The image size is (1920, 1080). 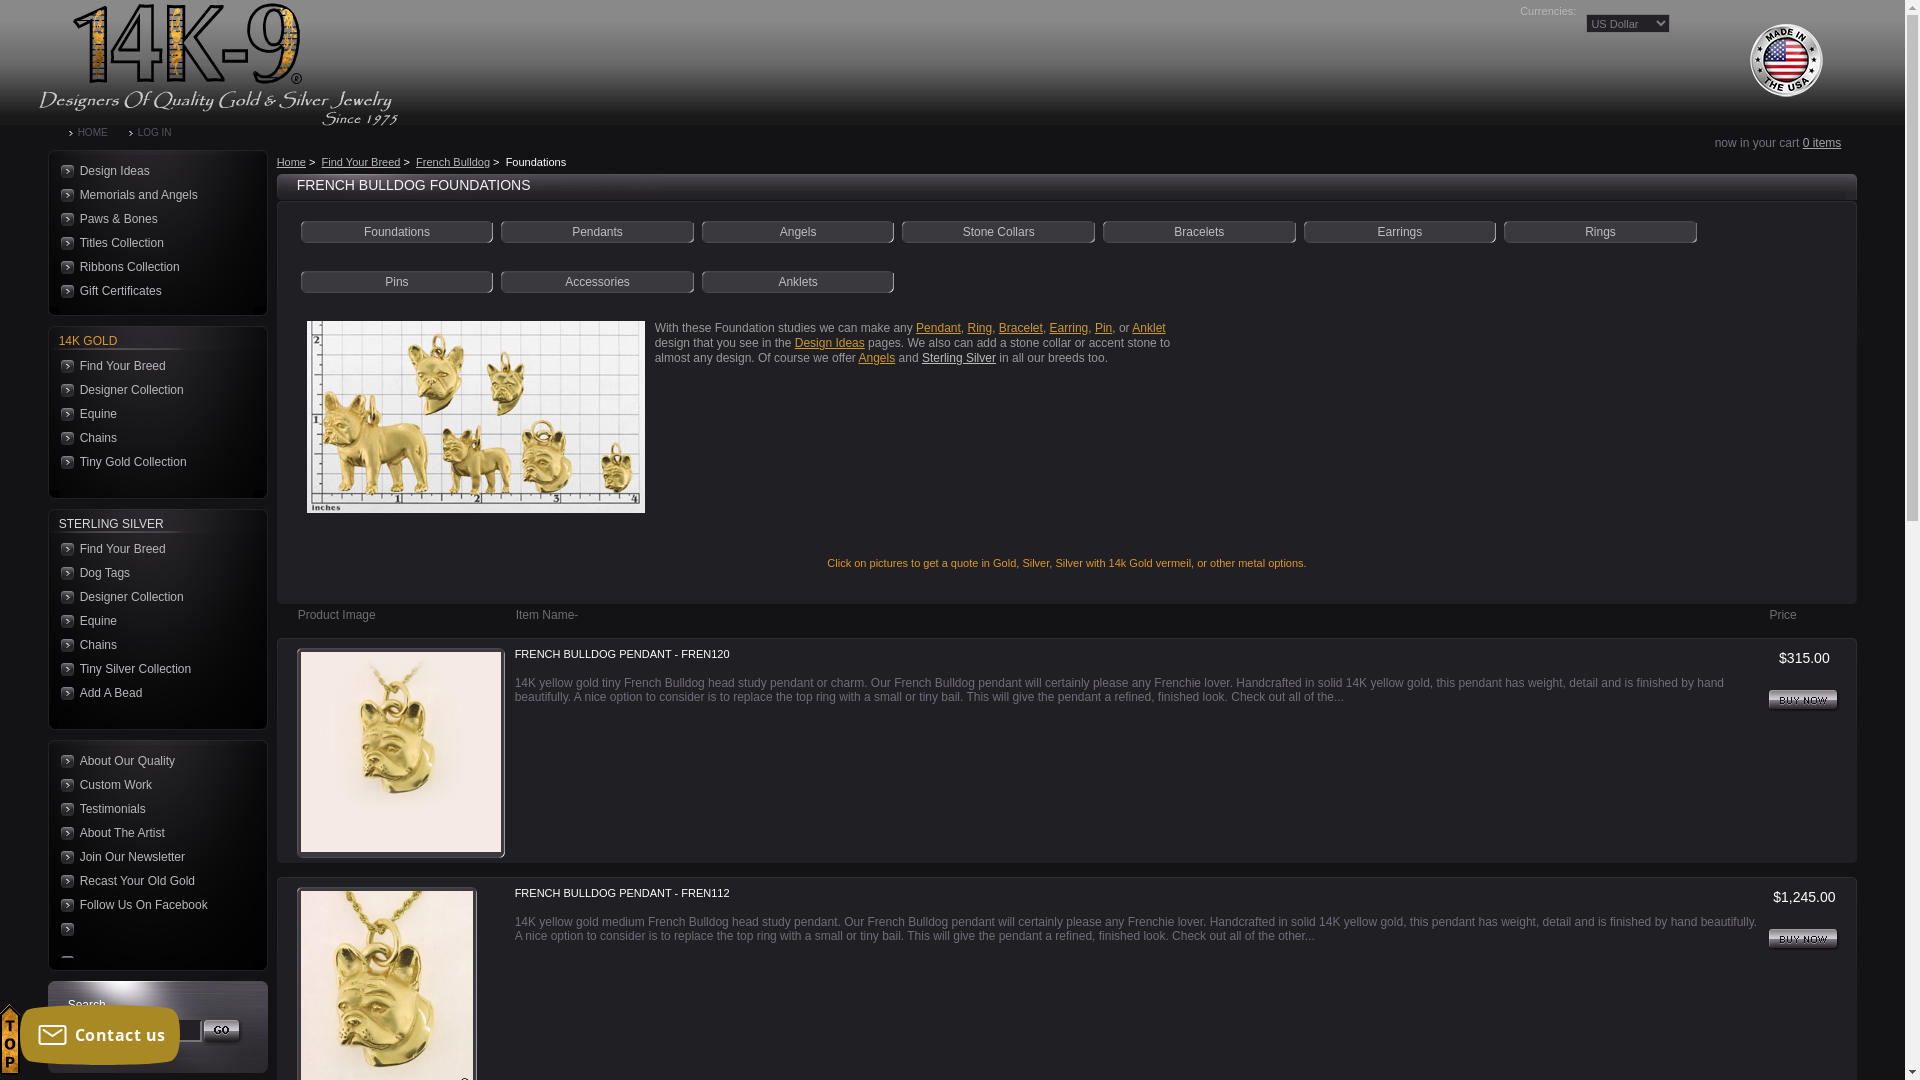 I want to click on 'About Our Quality', so click(x=57, y=760).